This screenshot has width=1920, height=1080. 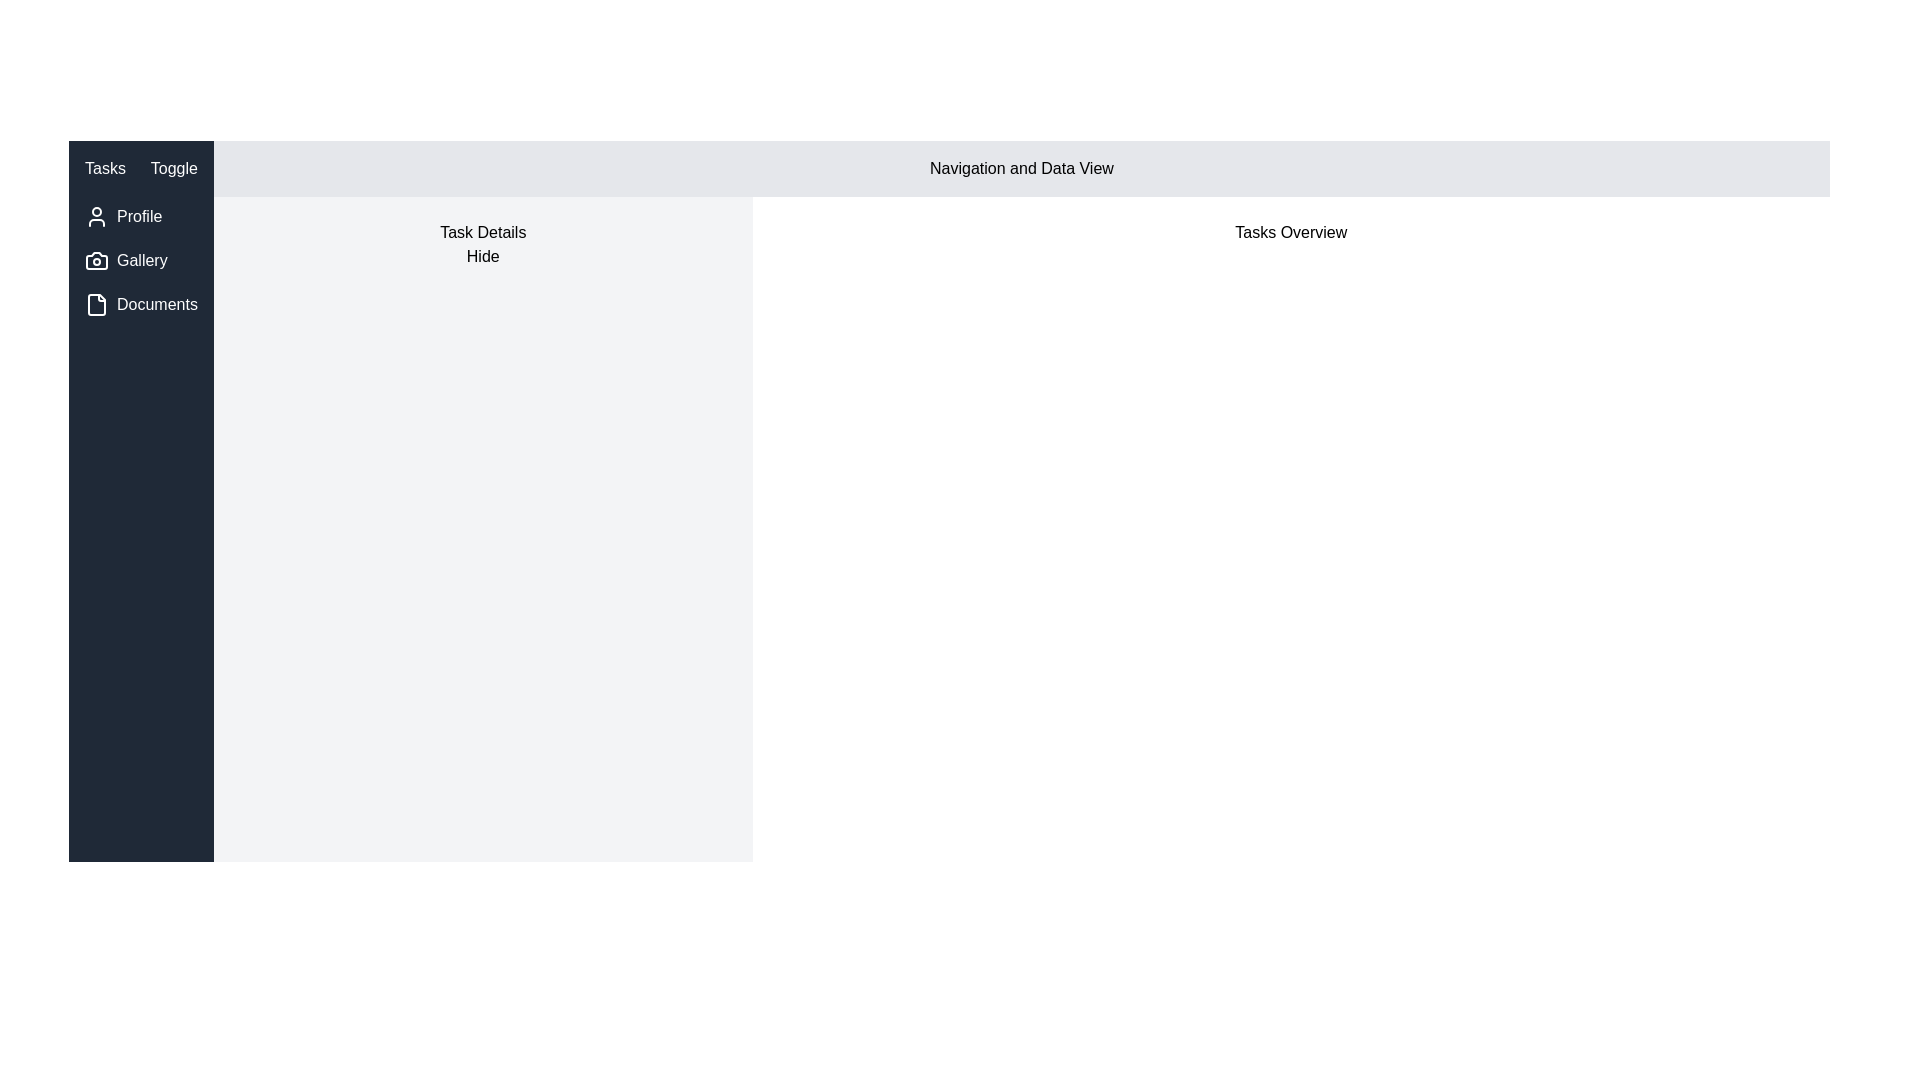 What do you see at coordinates (138, 216) in the screenshot?
I see `the 'Profile' text label element, which is styled in white on a dark blue background and positioned next to a user avatar icon in the left sidebar menu` at bounding box center [138, 216].